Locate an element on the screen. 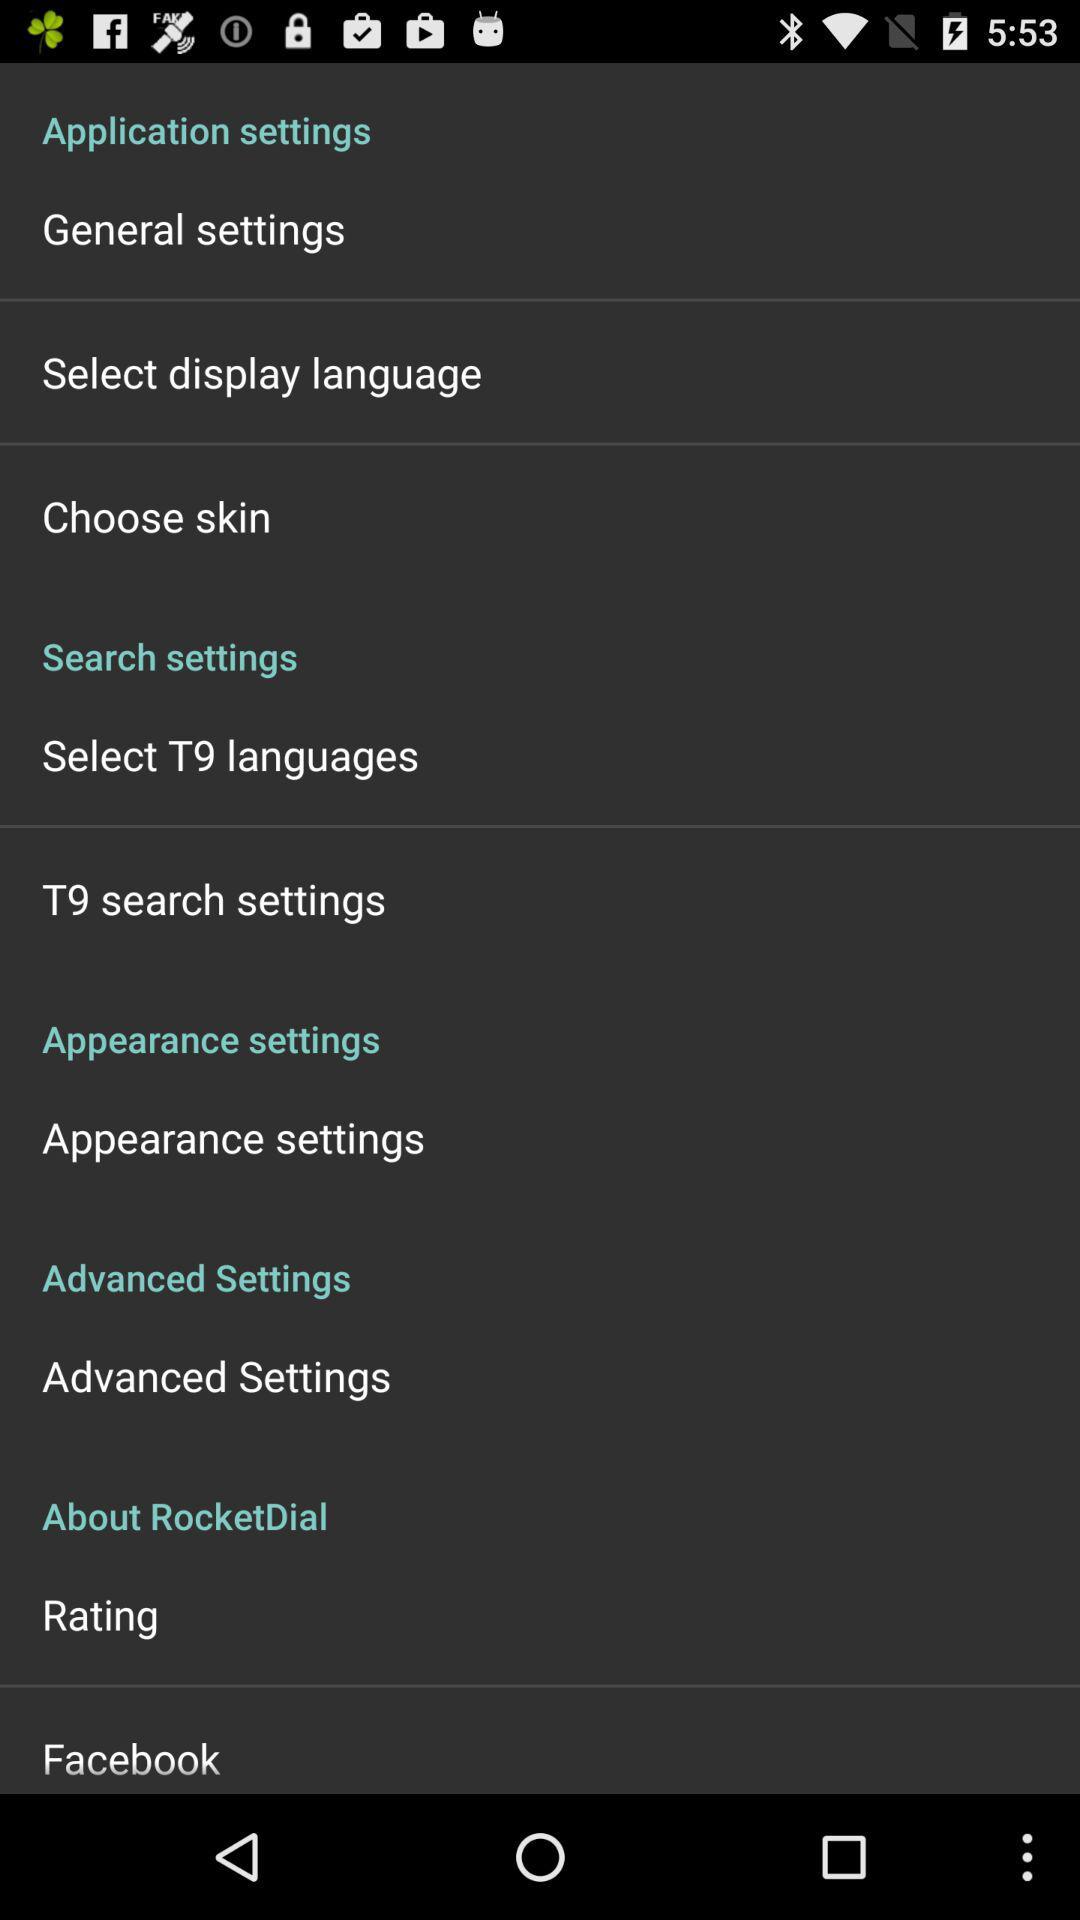  the icon above choose skin is located at coordinates (261, 372).